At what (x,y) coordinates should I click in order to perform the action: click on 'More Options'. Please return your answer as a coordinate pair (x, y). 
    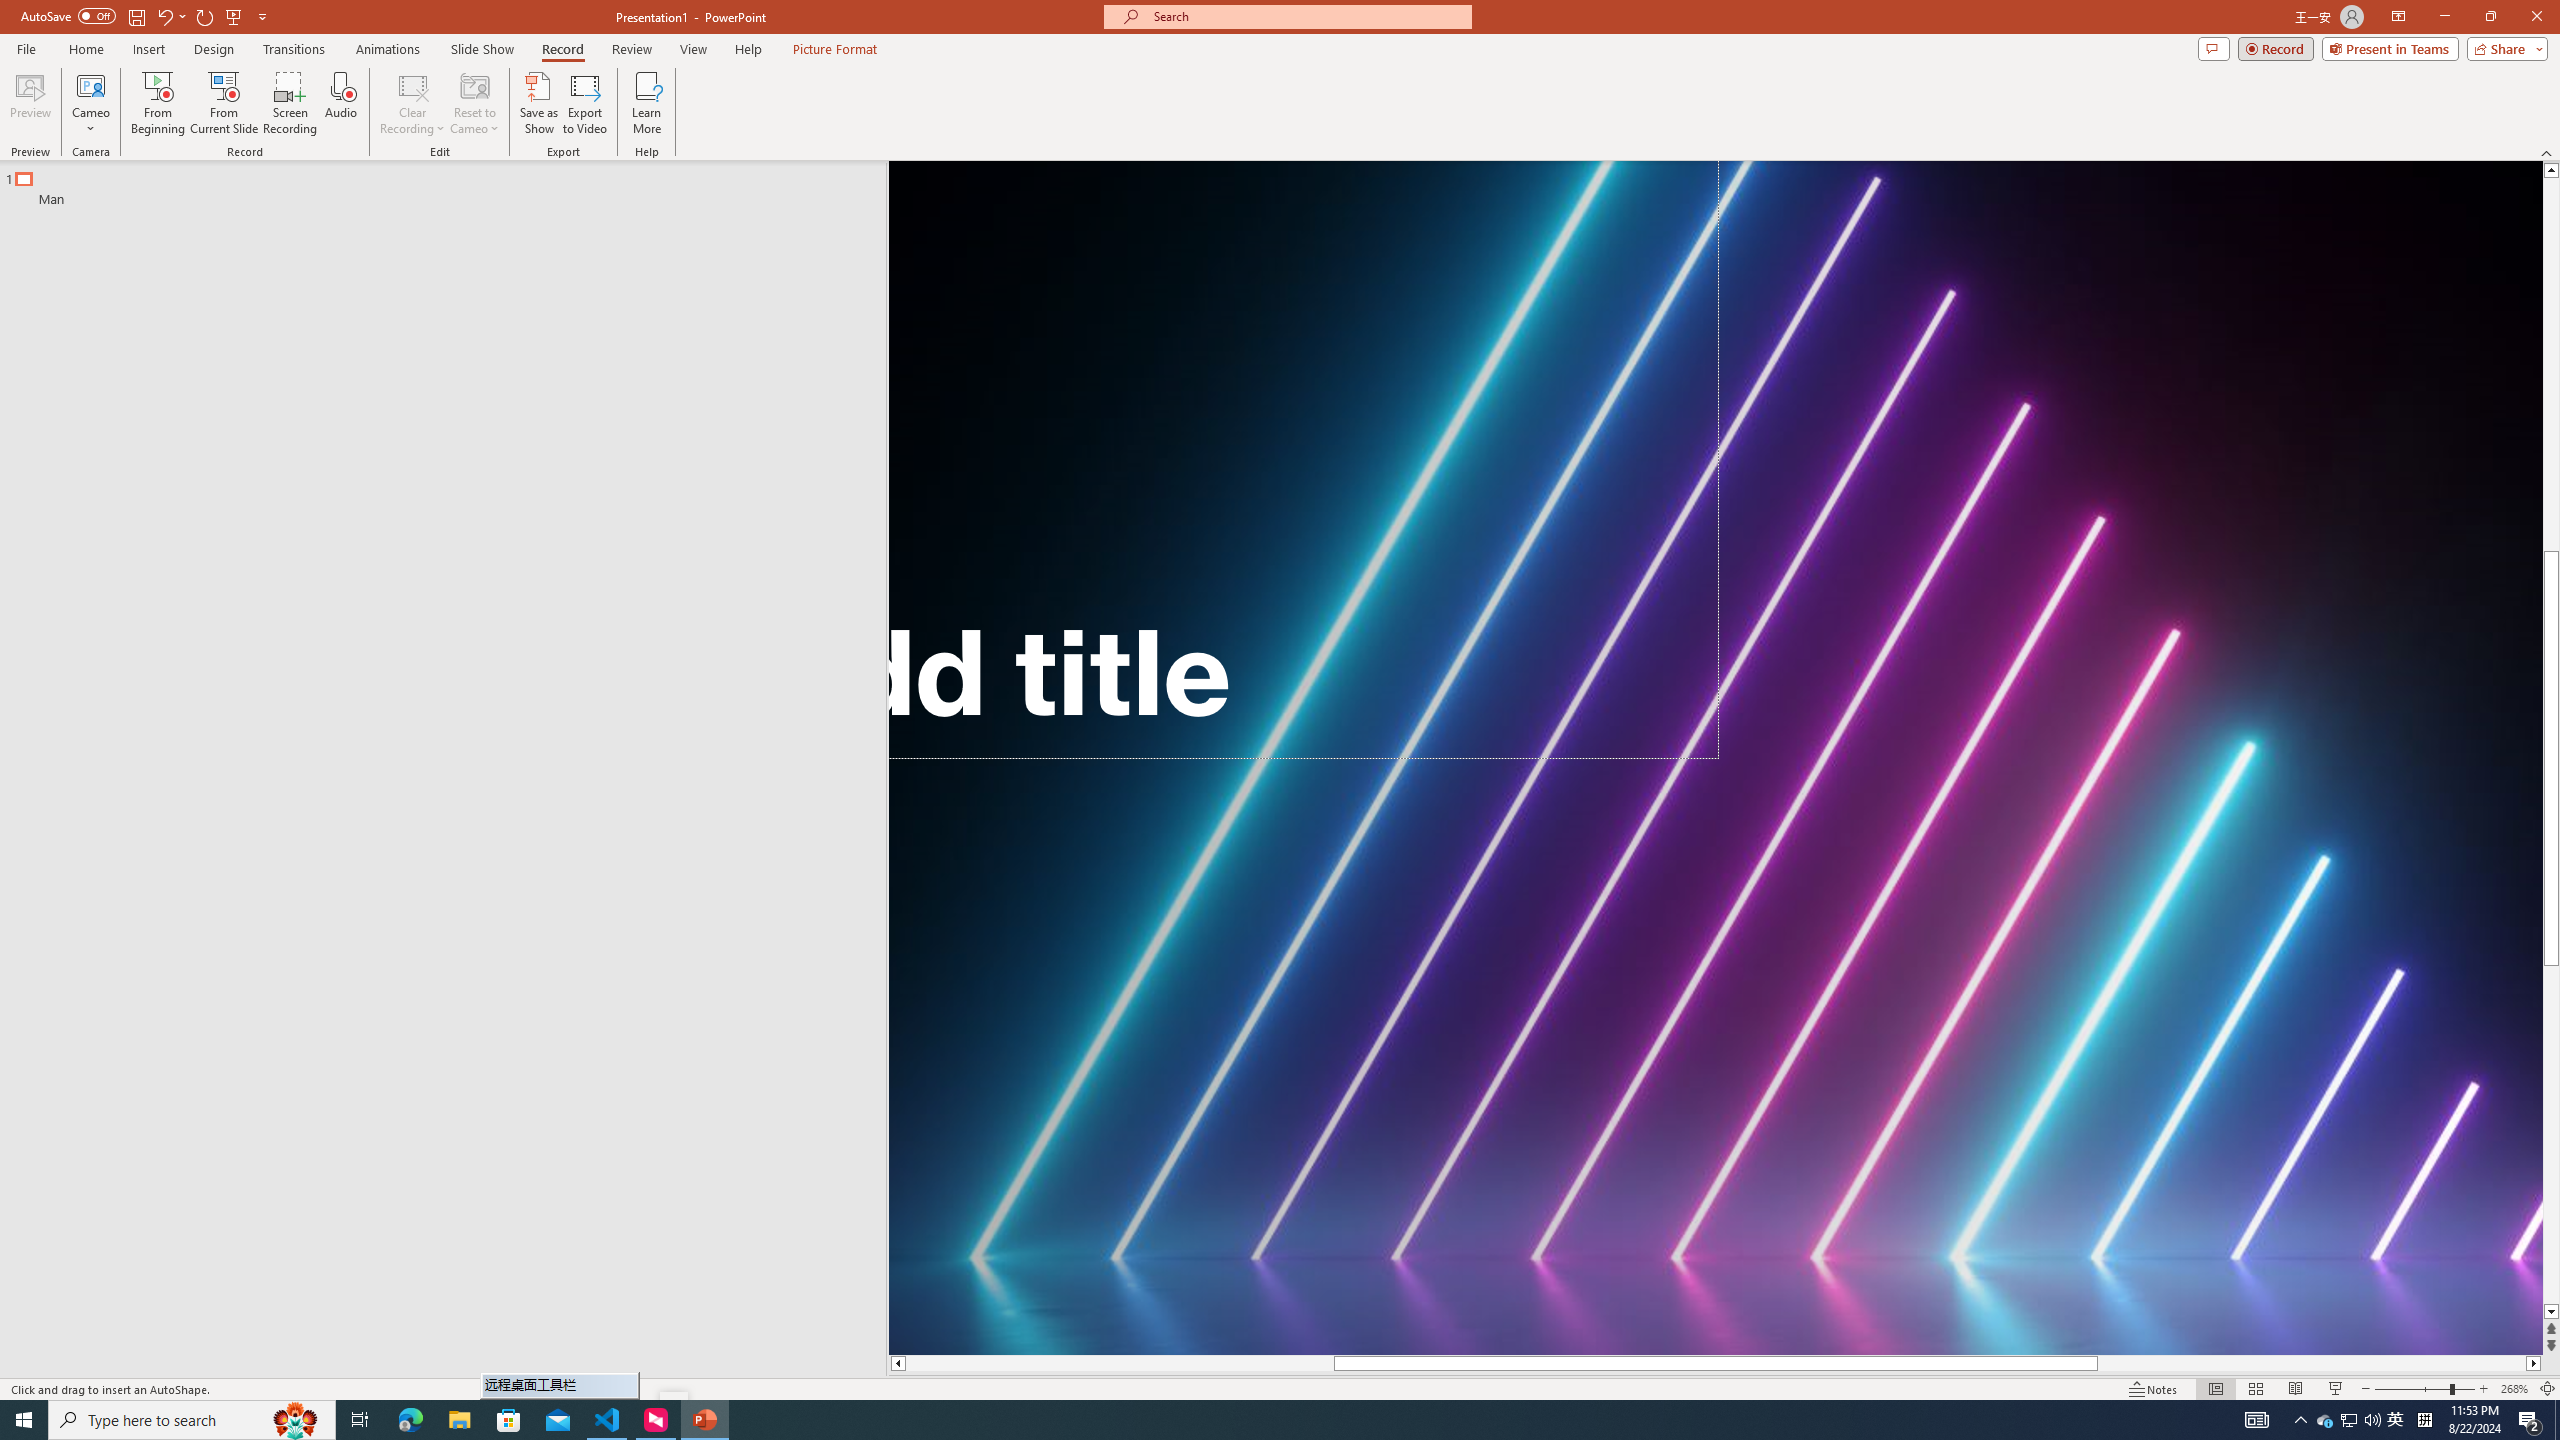
    Looking at the image, I should click on (89, 120).